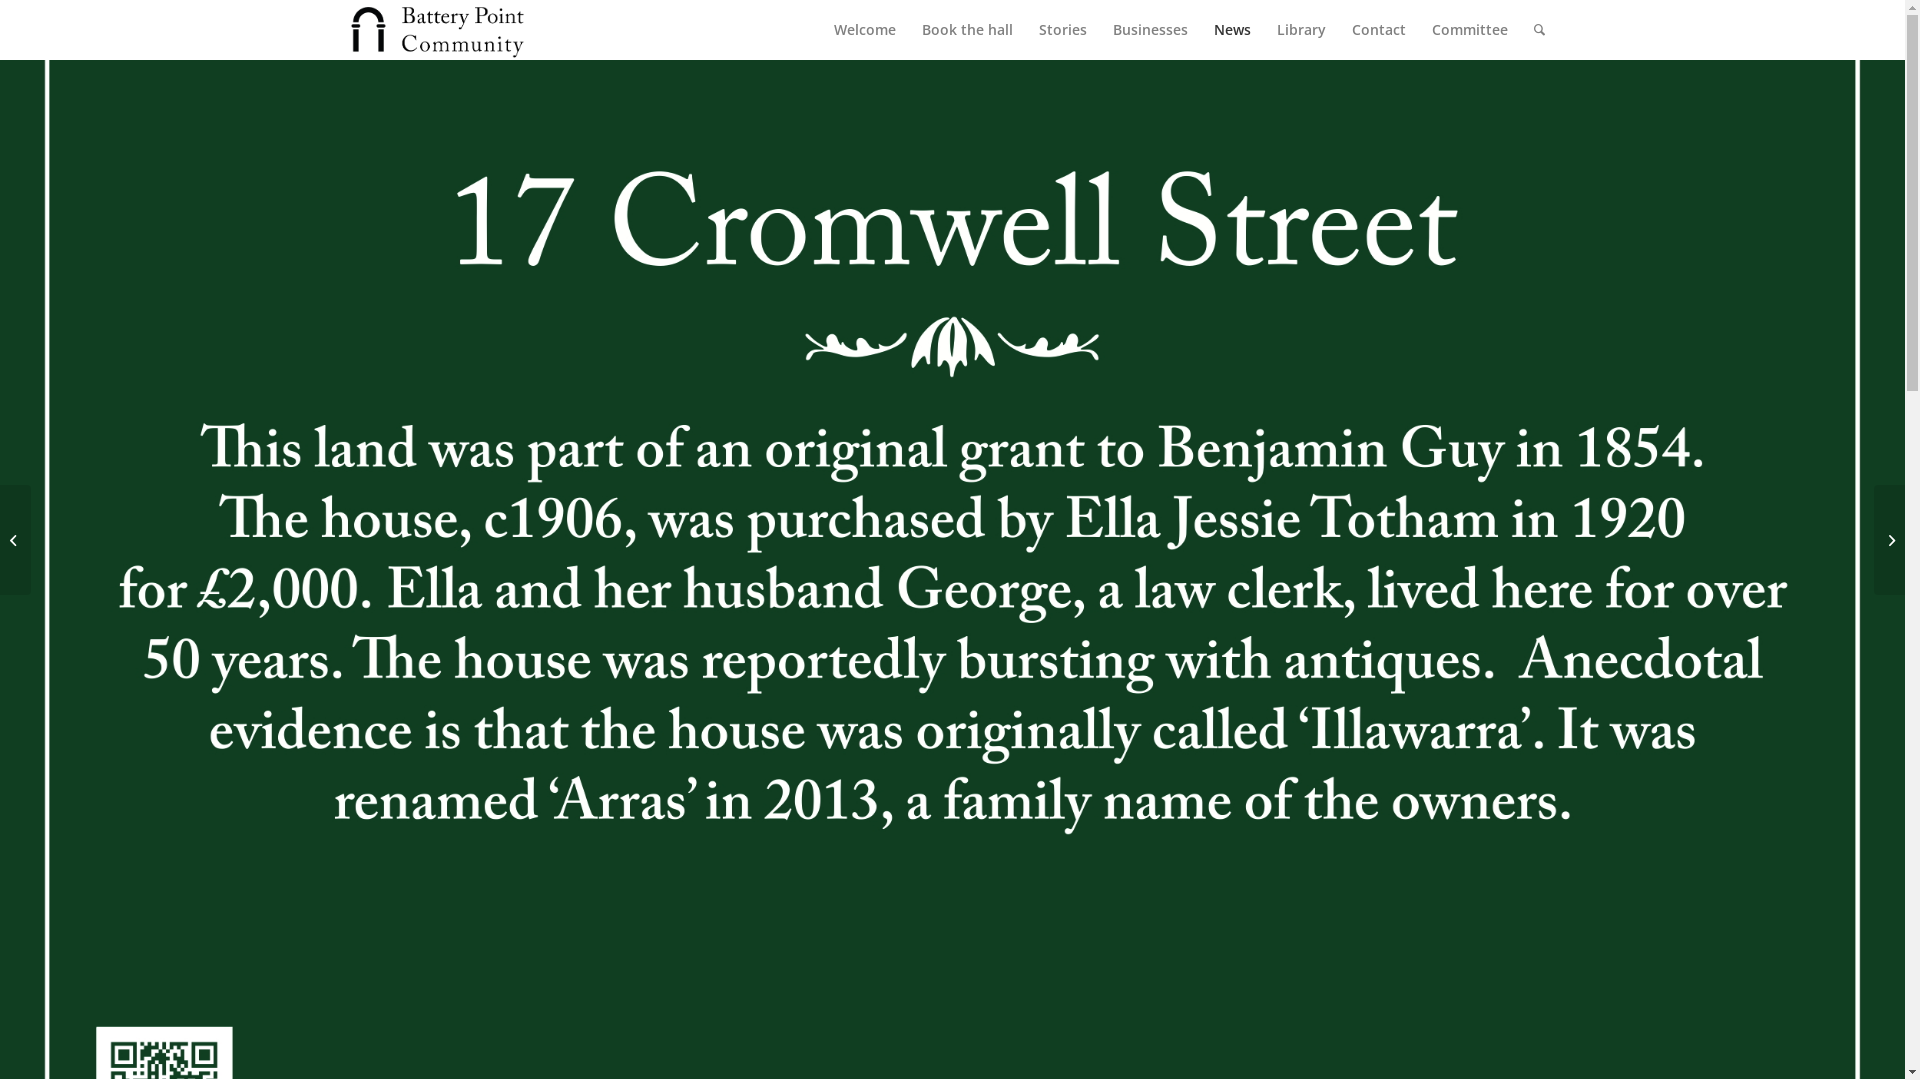 The image size is (1920, 1080). I want to click on 'Book the hall', so click(906, 30).